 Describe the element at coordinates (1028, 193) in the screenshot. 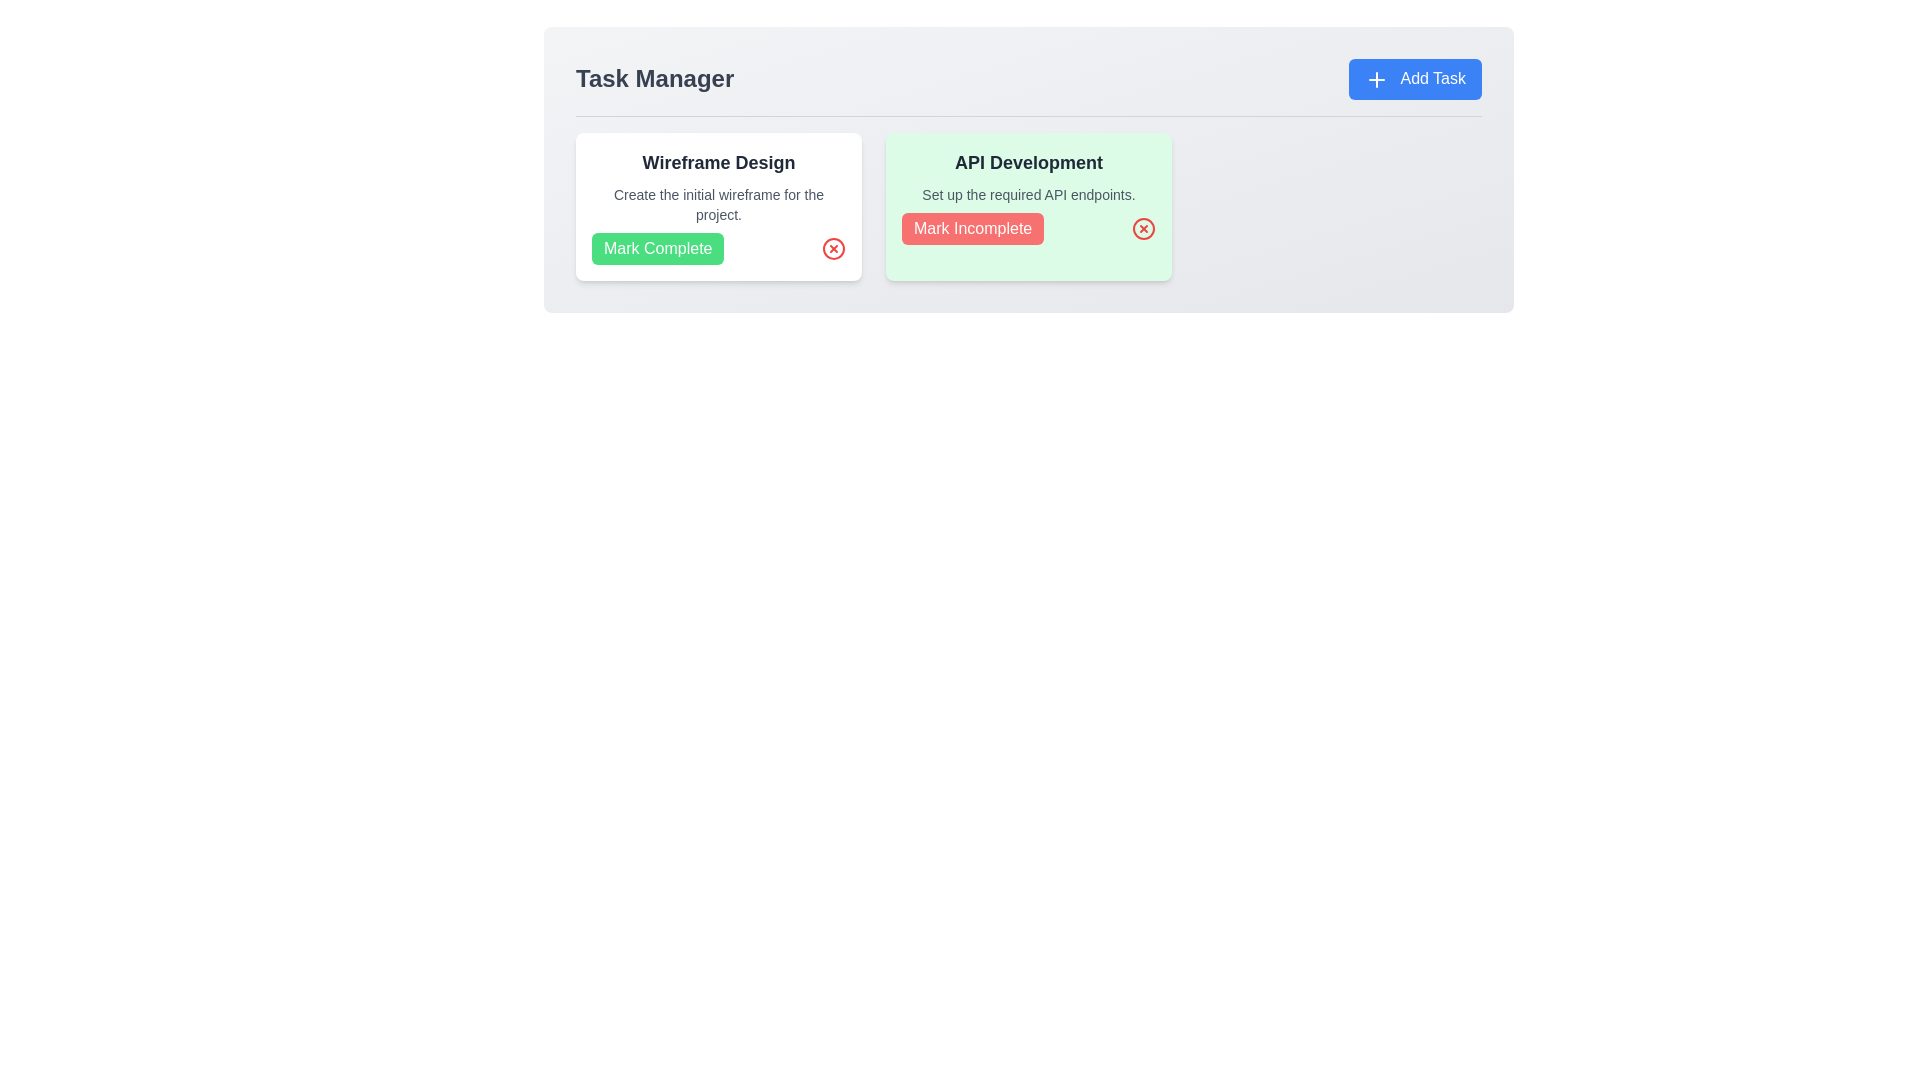

I see `the text displaying 'Set up the required API endpoints.' located within the 'API Development' card, which is positioned beneath the title 'API Development' and above the 'Mark Incomplete' button` at that location.